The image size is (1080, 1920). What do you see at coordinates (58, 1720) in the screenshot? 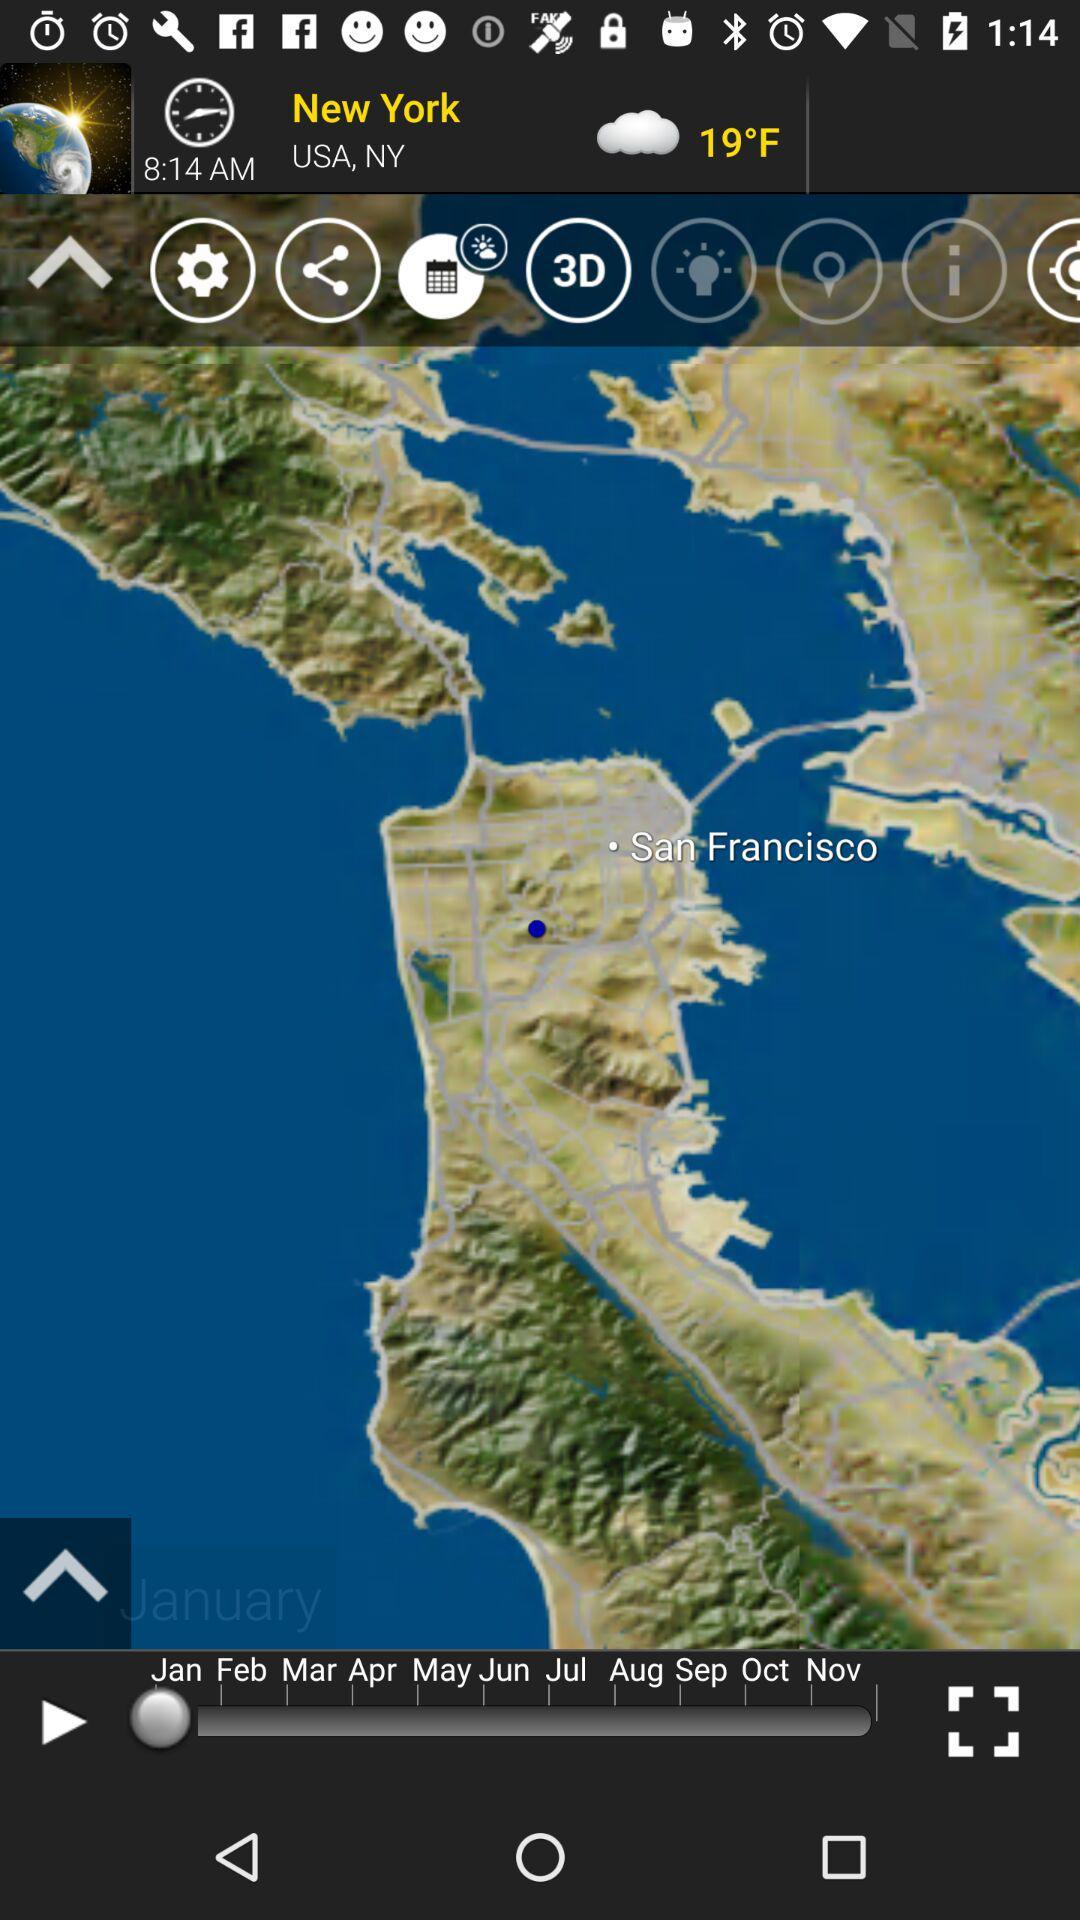
I see `the play icon` at bounding box center [58, 1720].